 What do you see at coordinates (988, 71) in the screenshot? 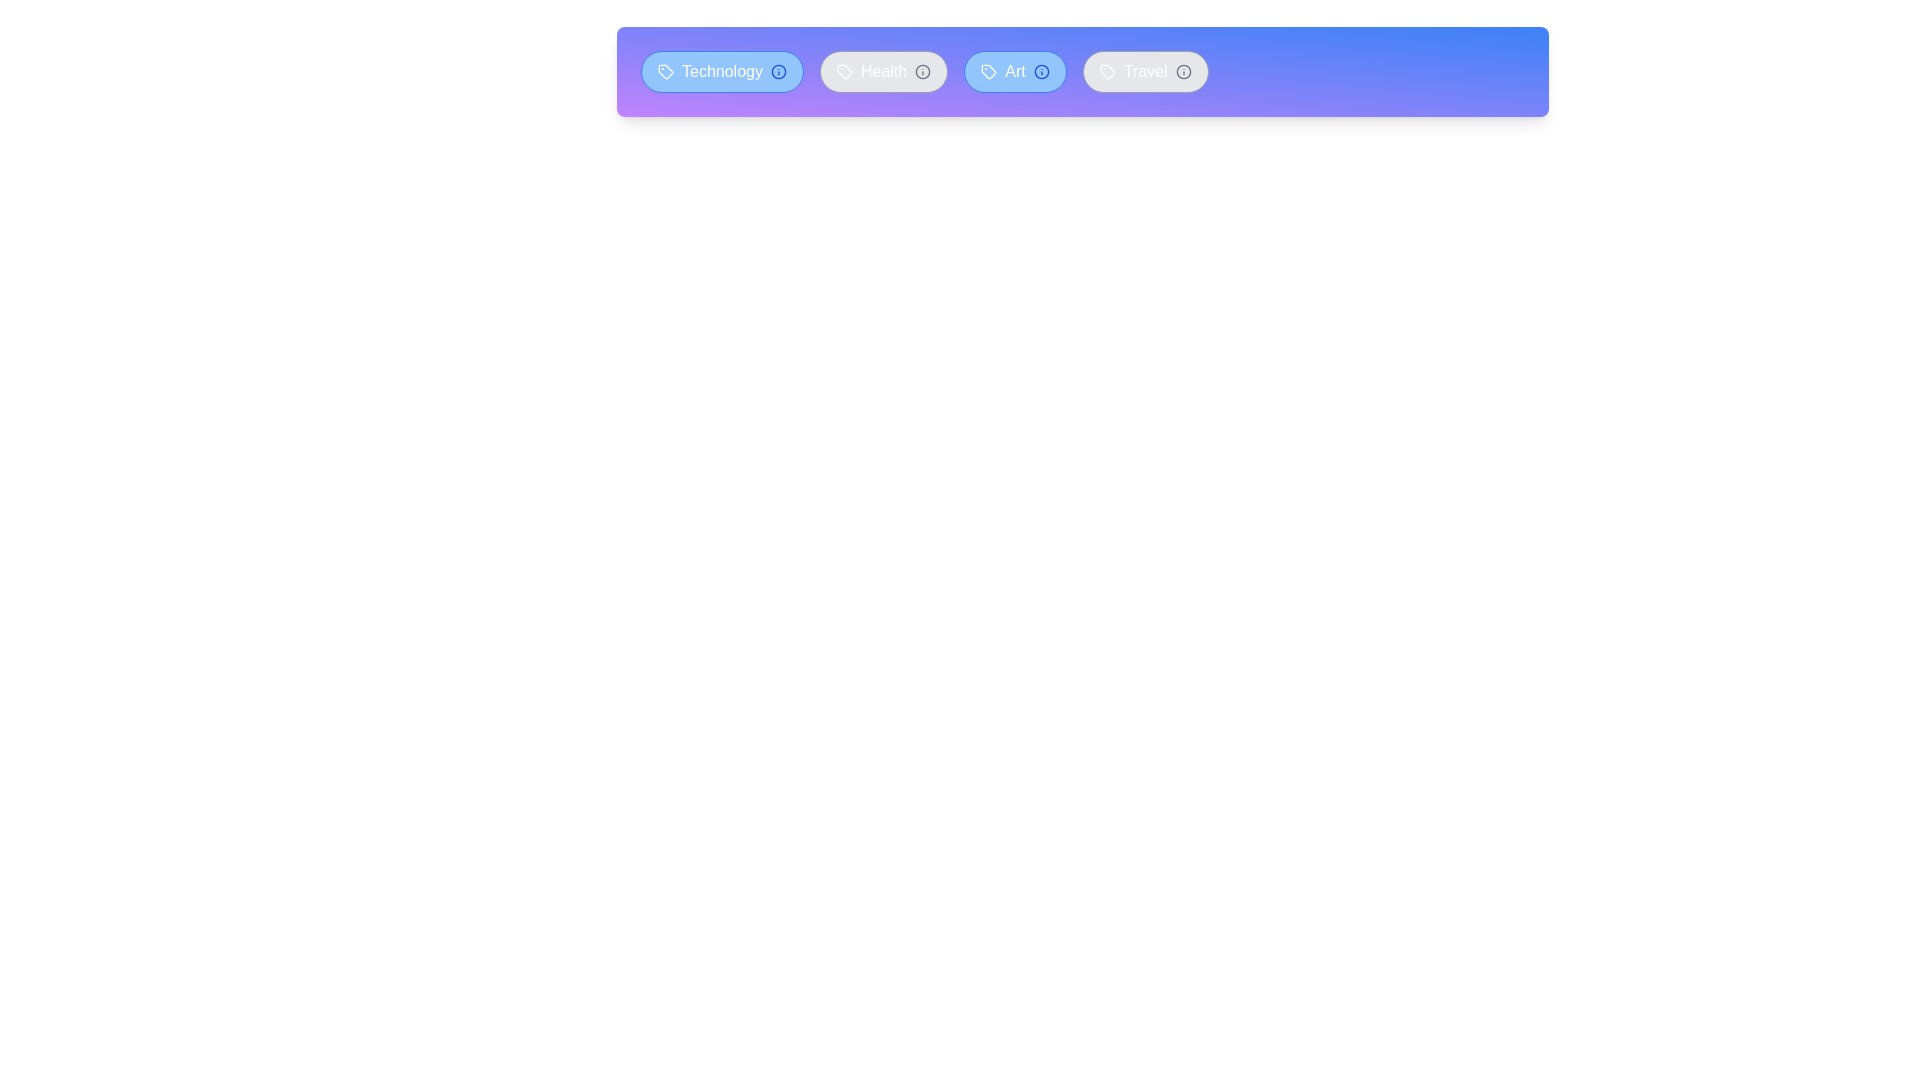
I see `the icon within the tag labeled 'Art'` at bounding box center [988, 71].